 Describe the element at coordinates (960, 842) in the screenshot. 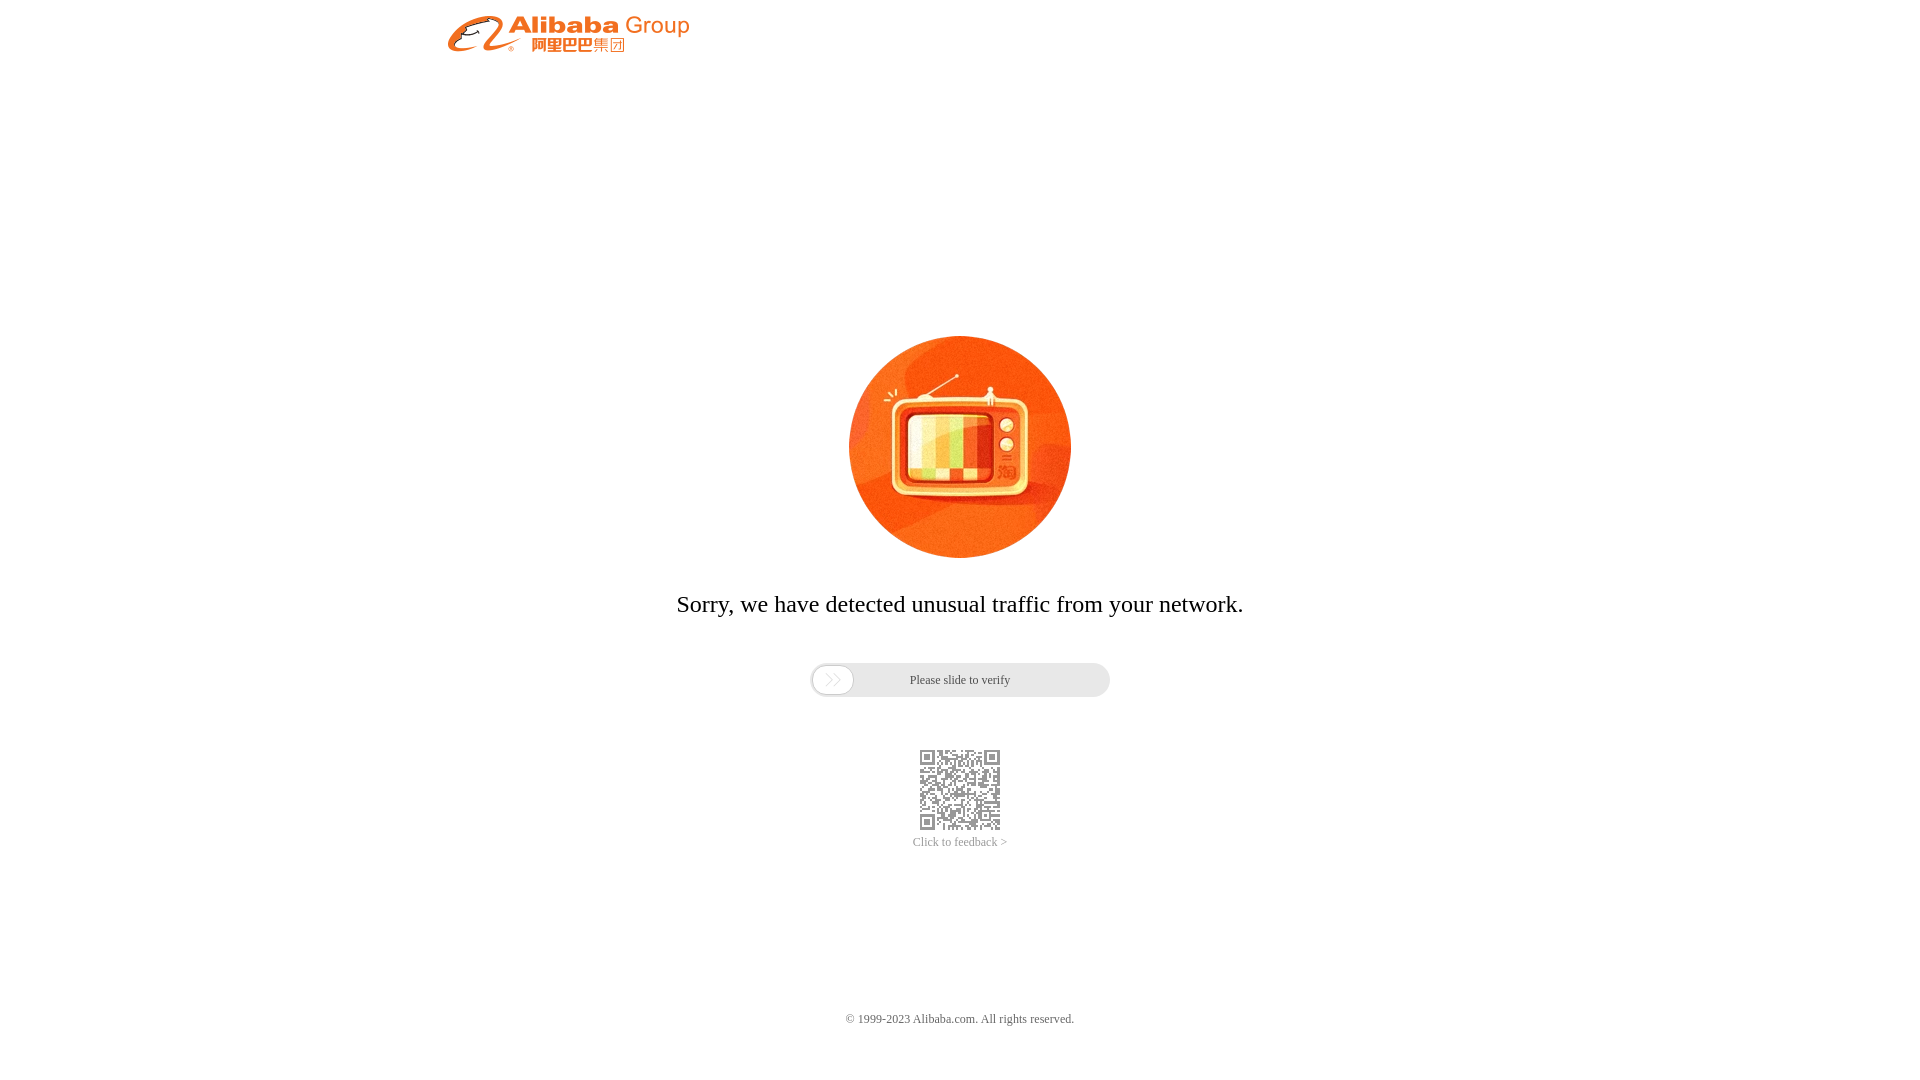

I see `'Click to feedback >'` at that location.